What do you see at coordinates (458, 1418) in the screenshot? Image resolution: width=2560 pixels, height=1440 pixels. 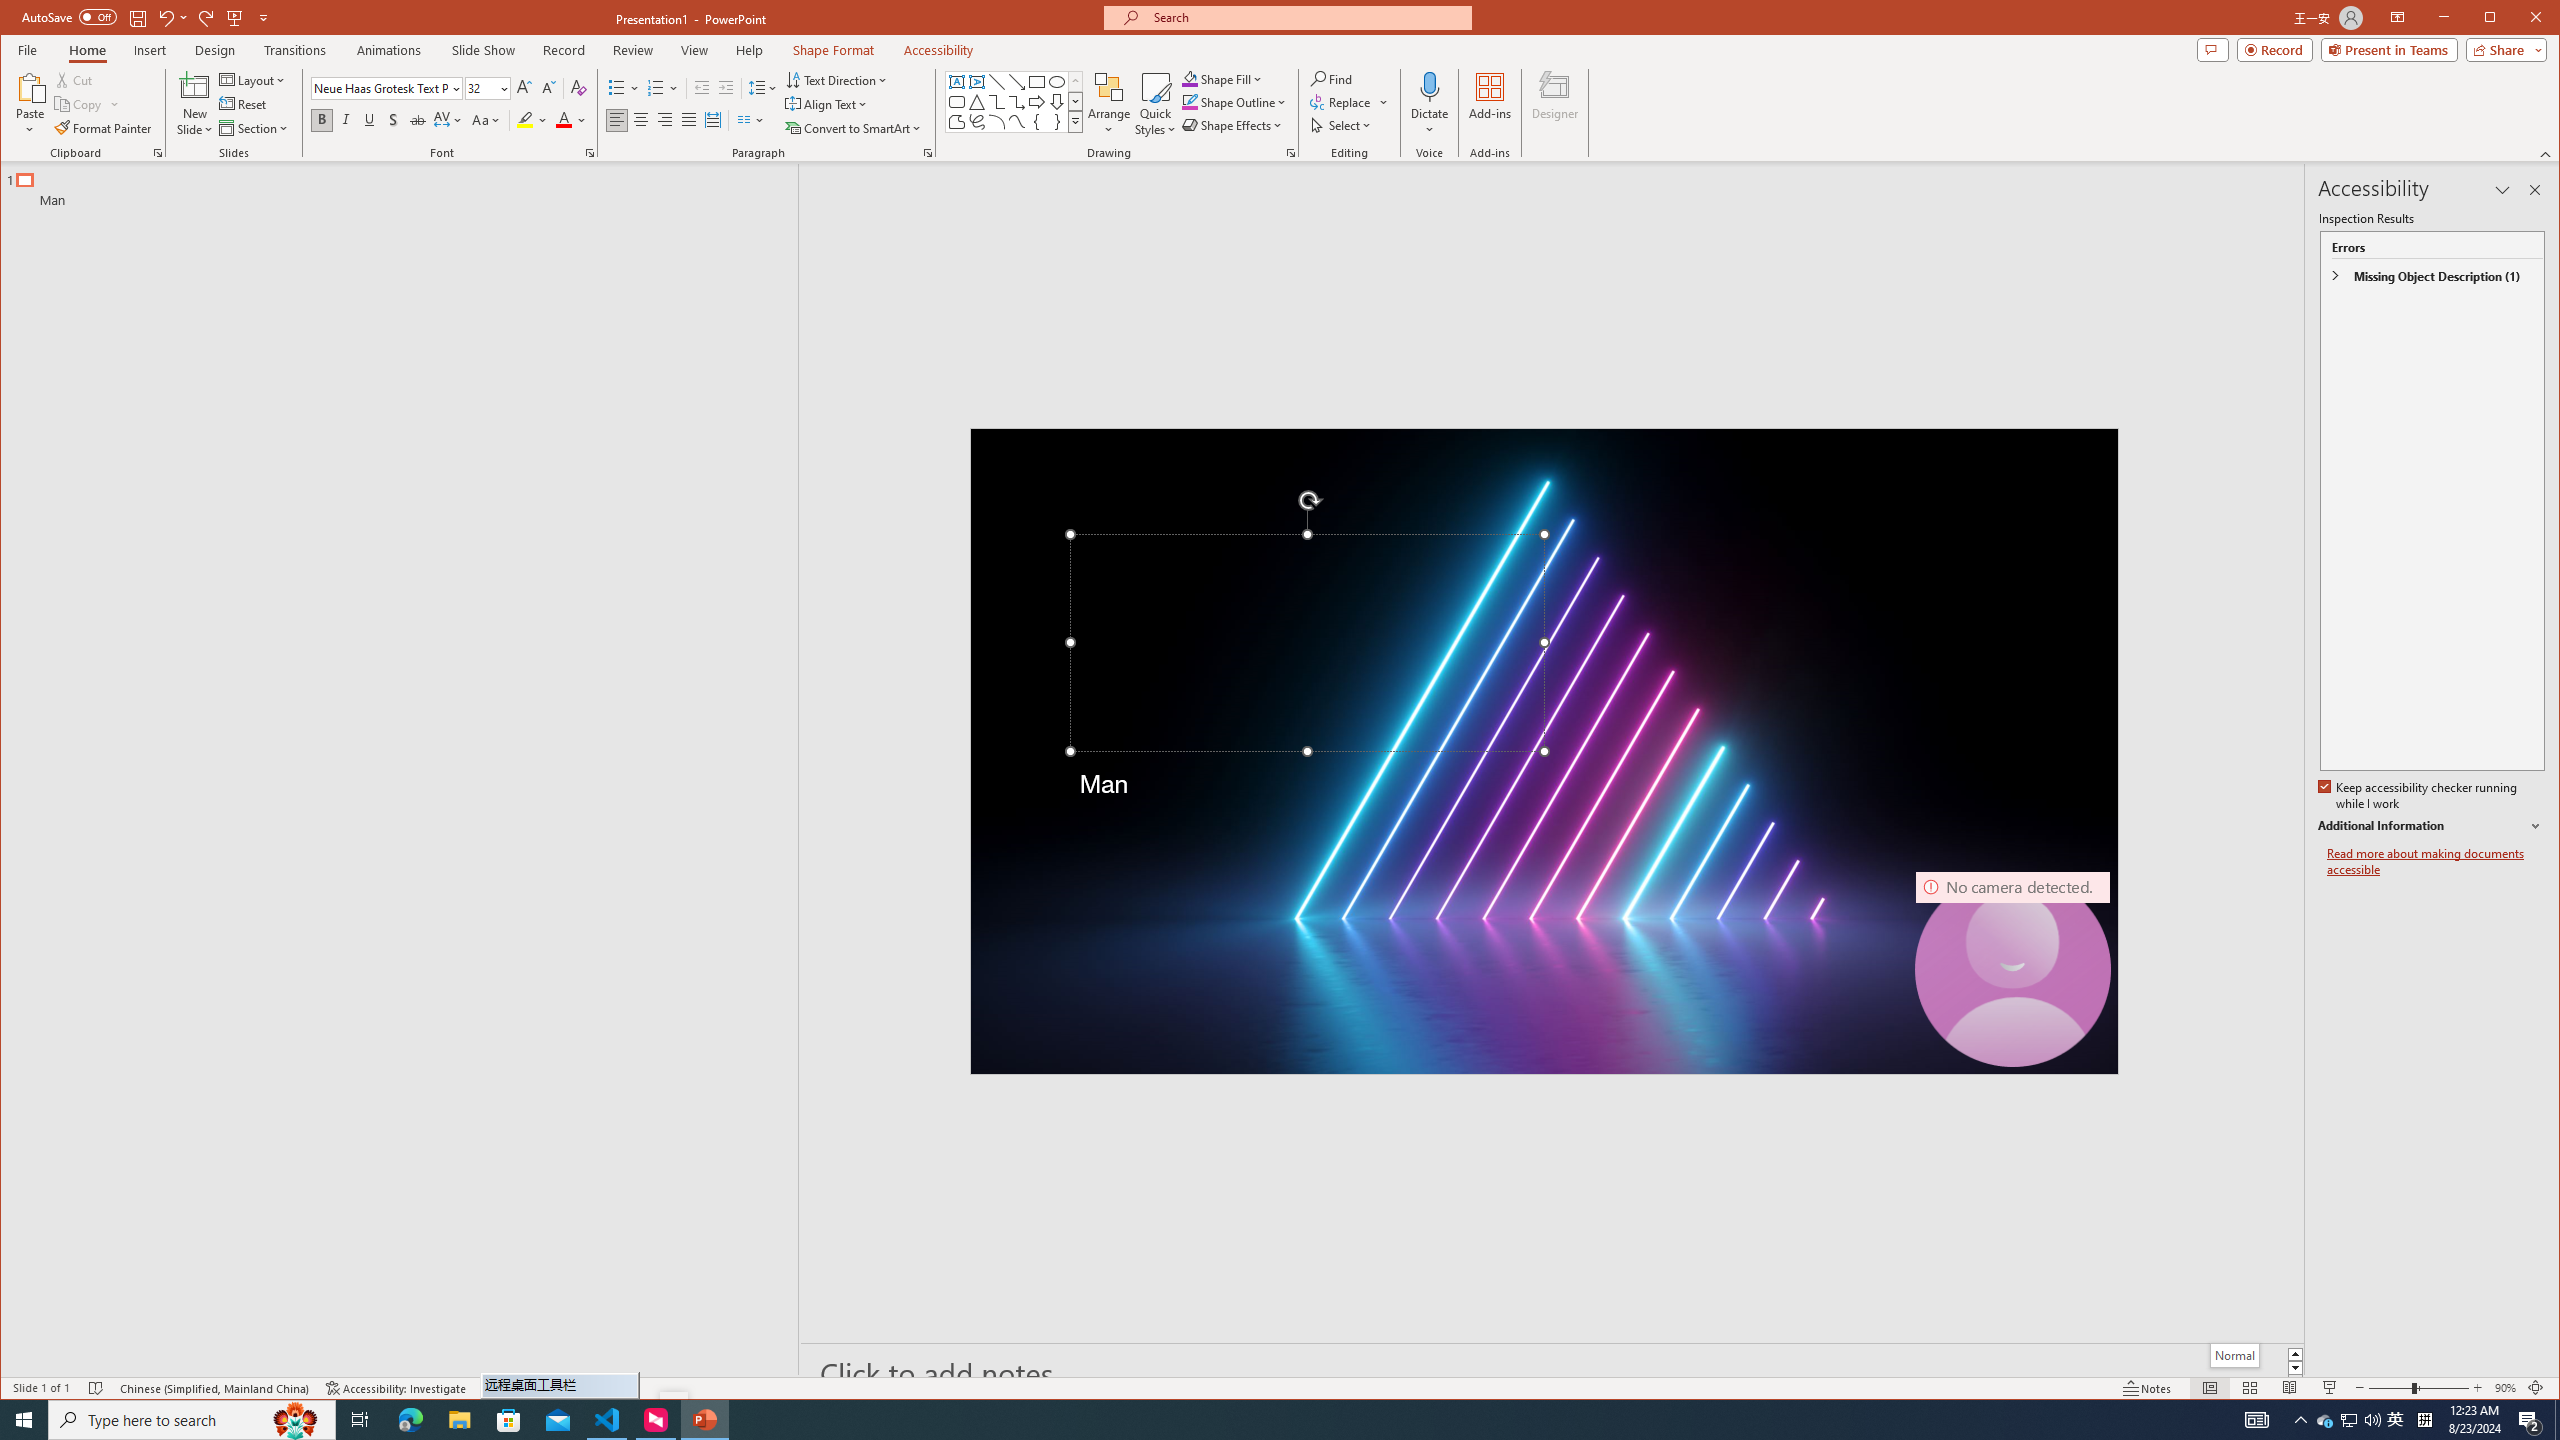 I see `'File Explorer'` at bounding box center [458, 1418].